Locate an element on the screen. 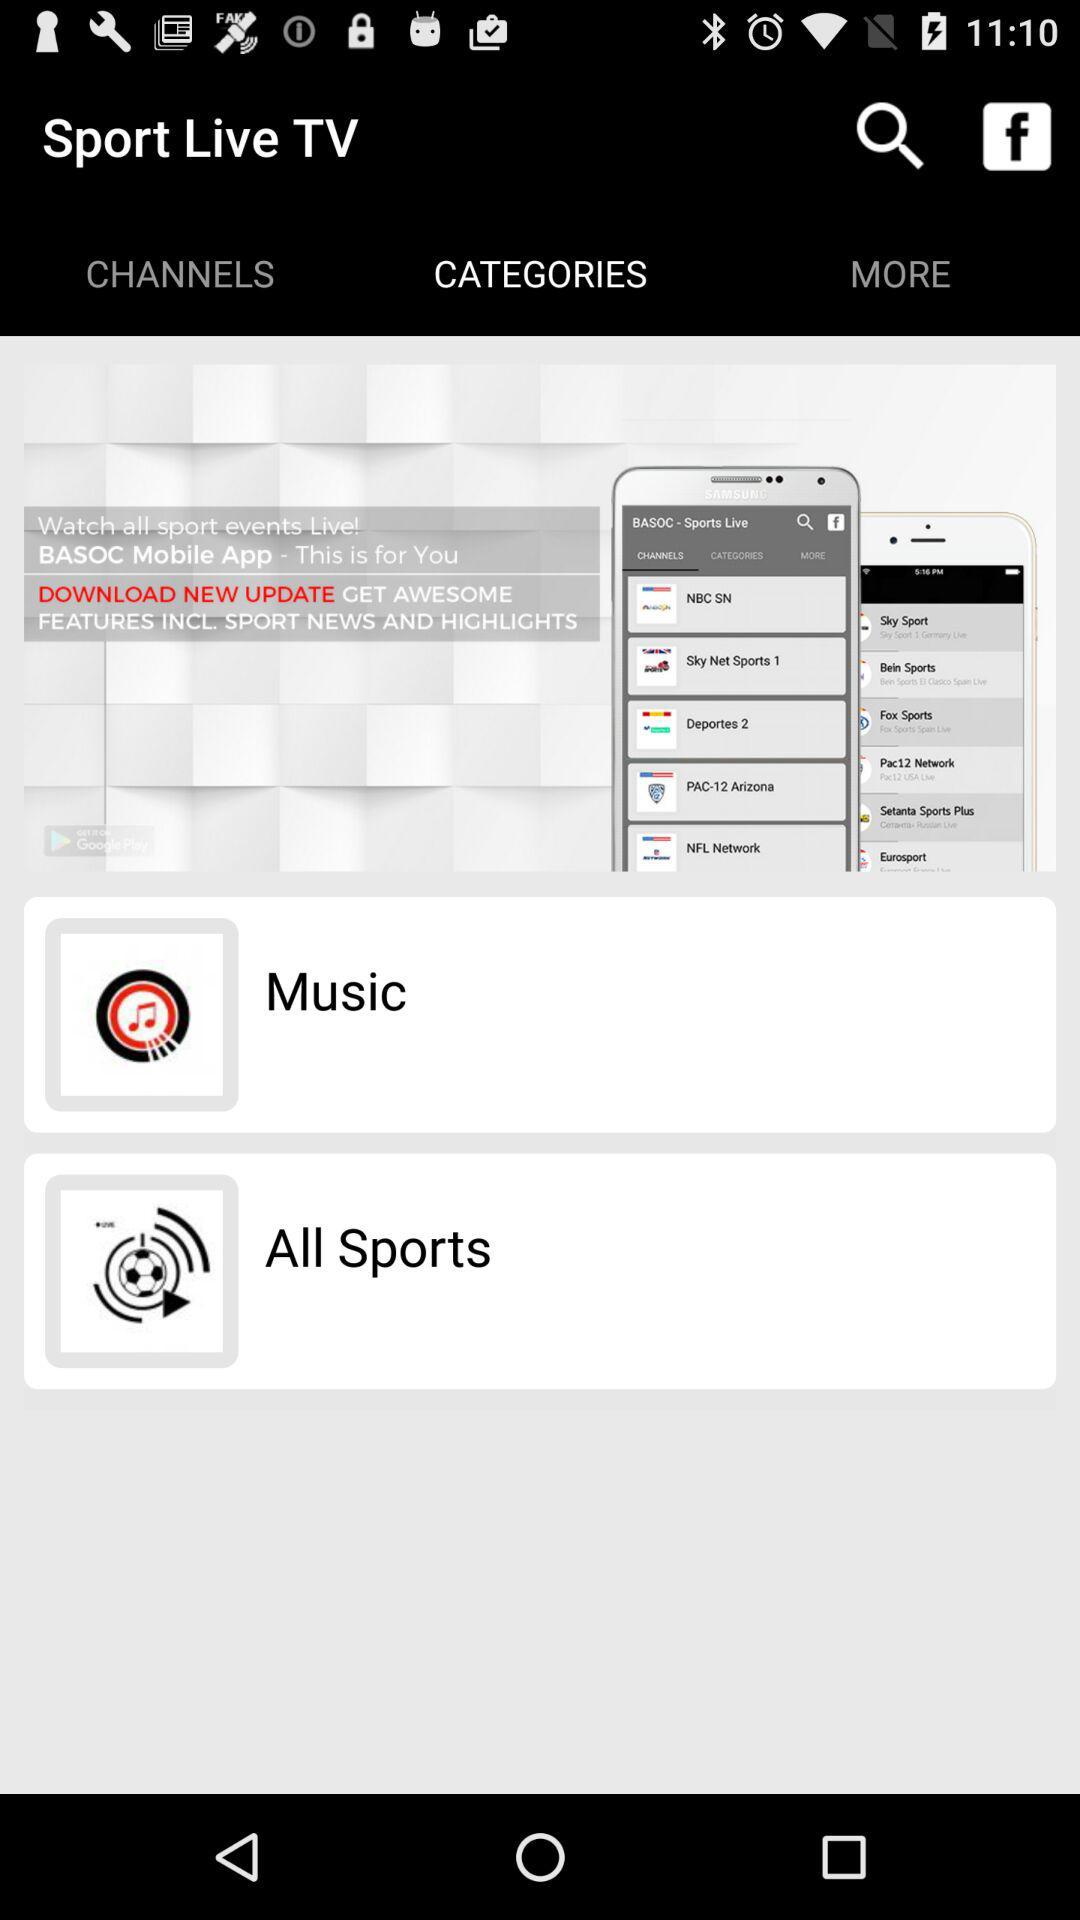 The image size is (1080, 1920). the app above all sports item is located at coordinates (334, 989).